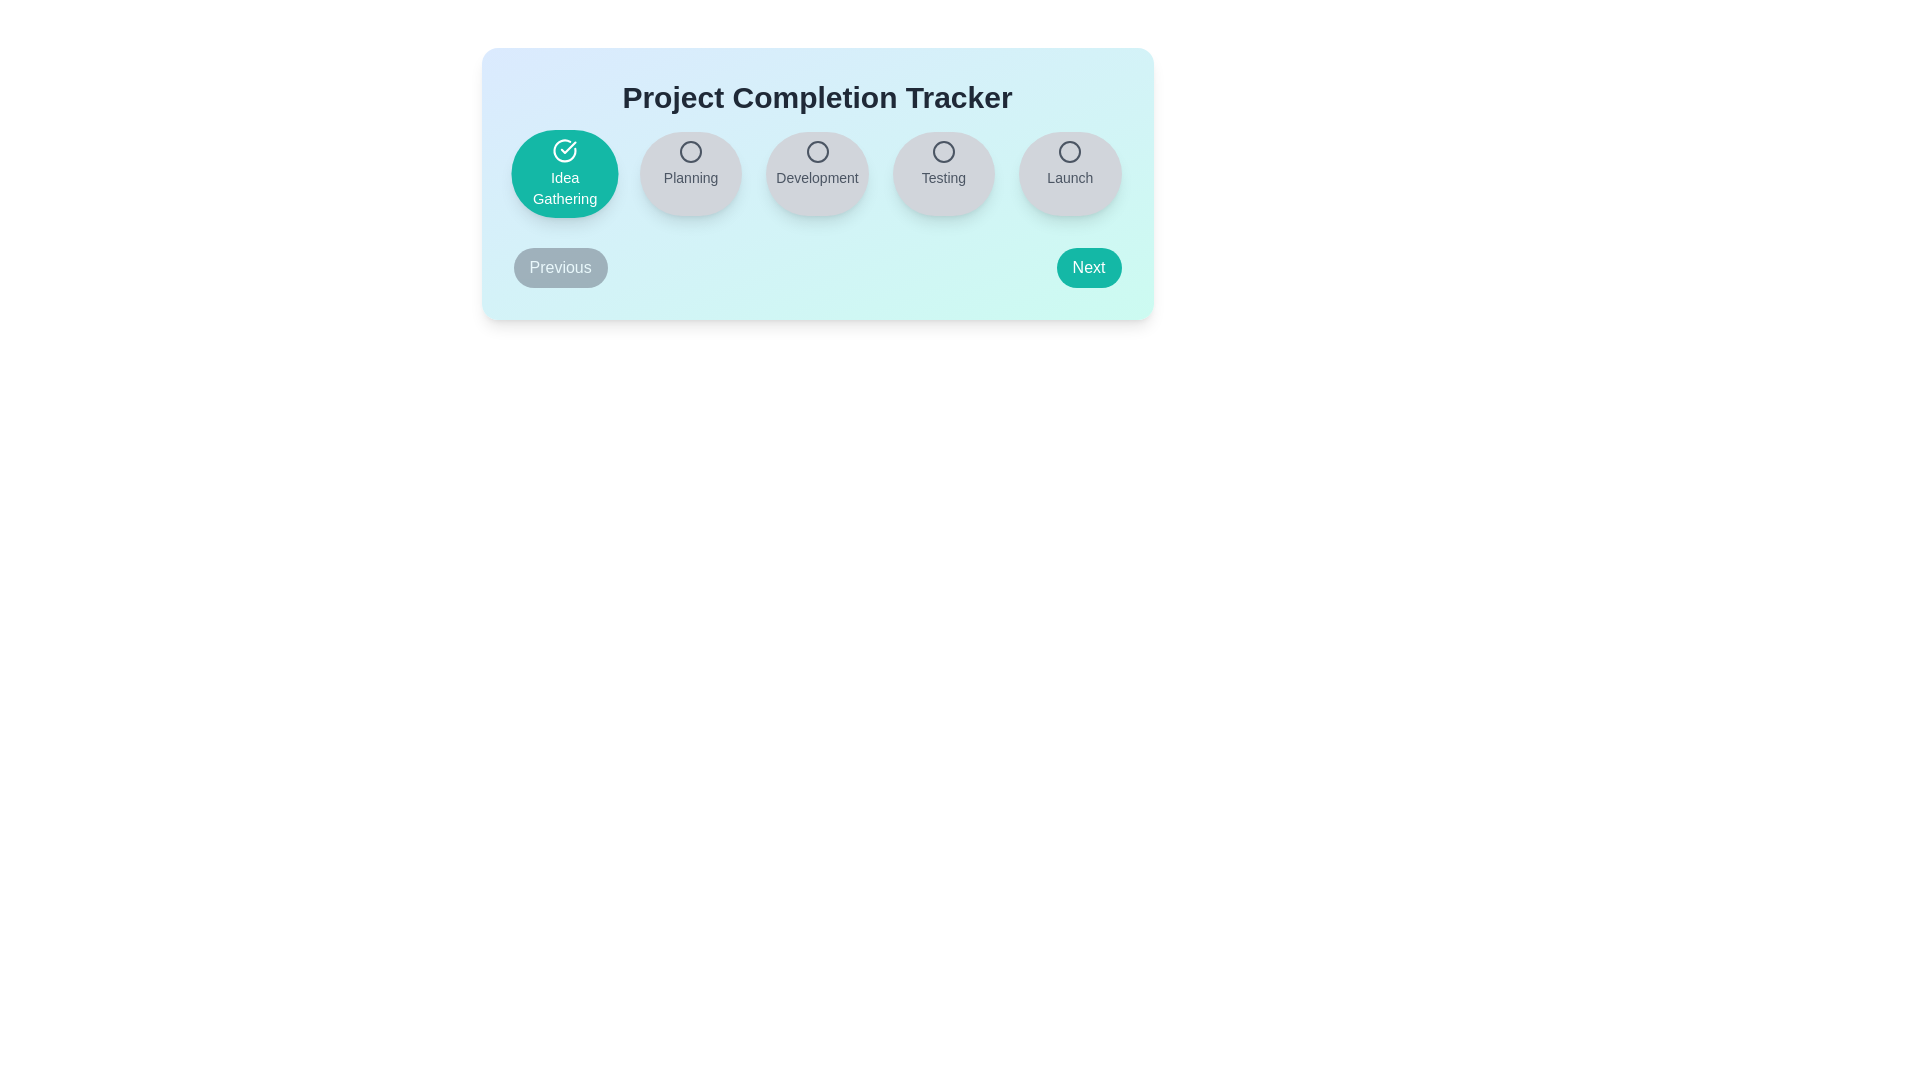 Image resolution: width=1920 pixels, height=1080 pixels. I want to click on the Circular SVG marker labeled 'Planning', which is the second step in a progress tracker interface, positioned between 'Idea Gathering' and 'Development', so click(691, 150).